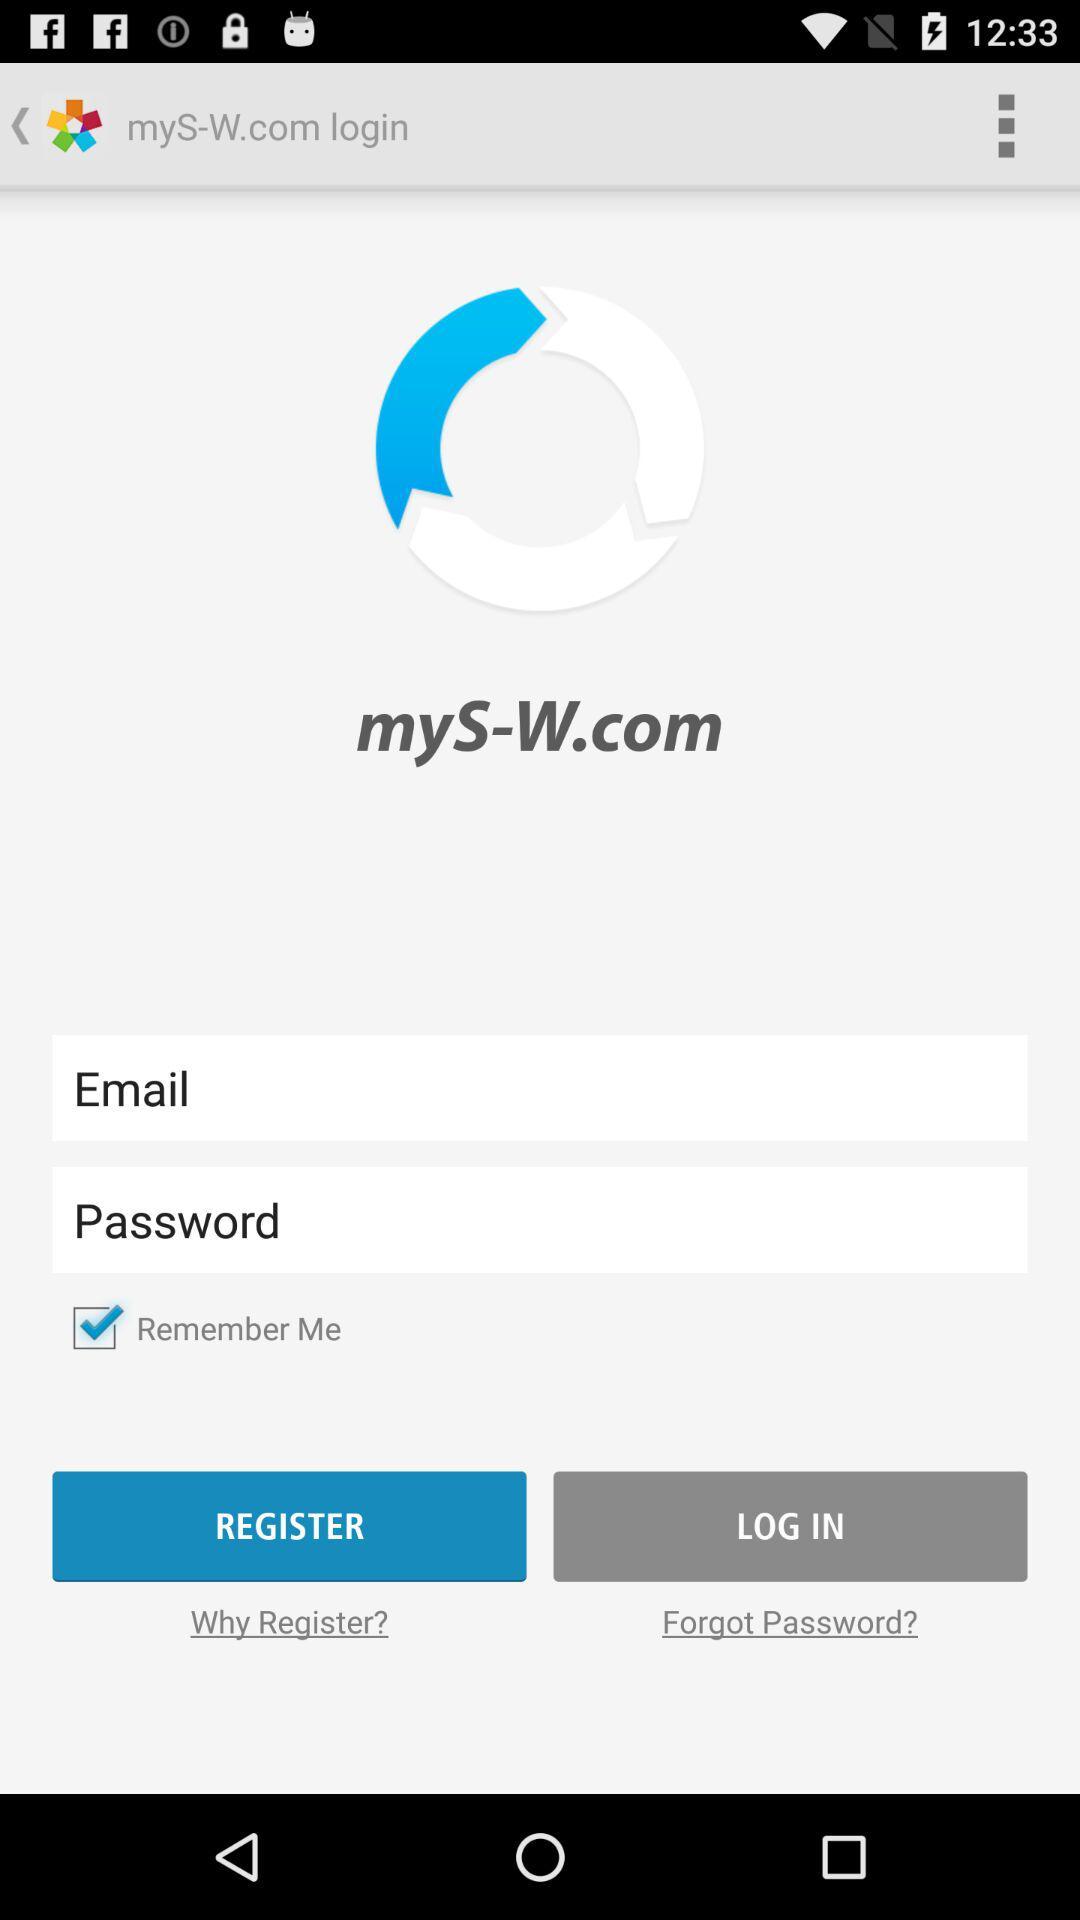 The height and width of the screenshot is (1920, 1080). What do you see at coordinates (540, 1218) in the screenshot?
I see `the password here` at bounding box center [540, 1218].